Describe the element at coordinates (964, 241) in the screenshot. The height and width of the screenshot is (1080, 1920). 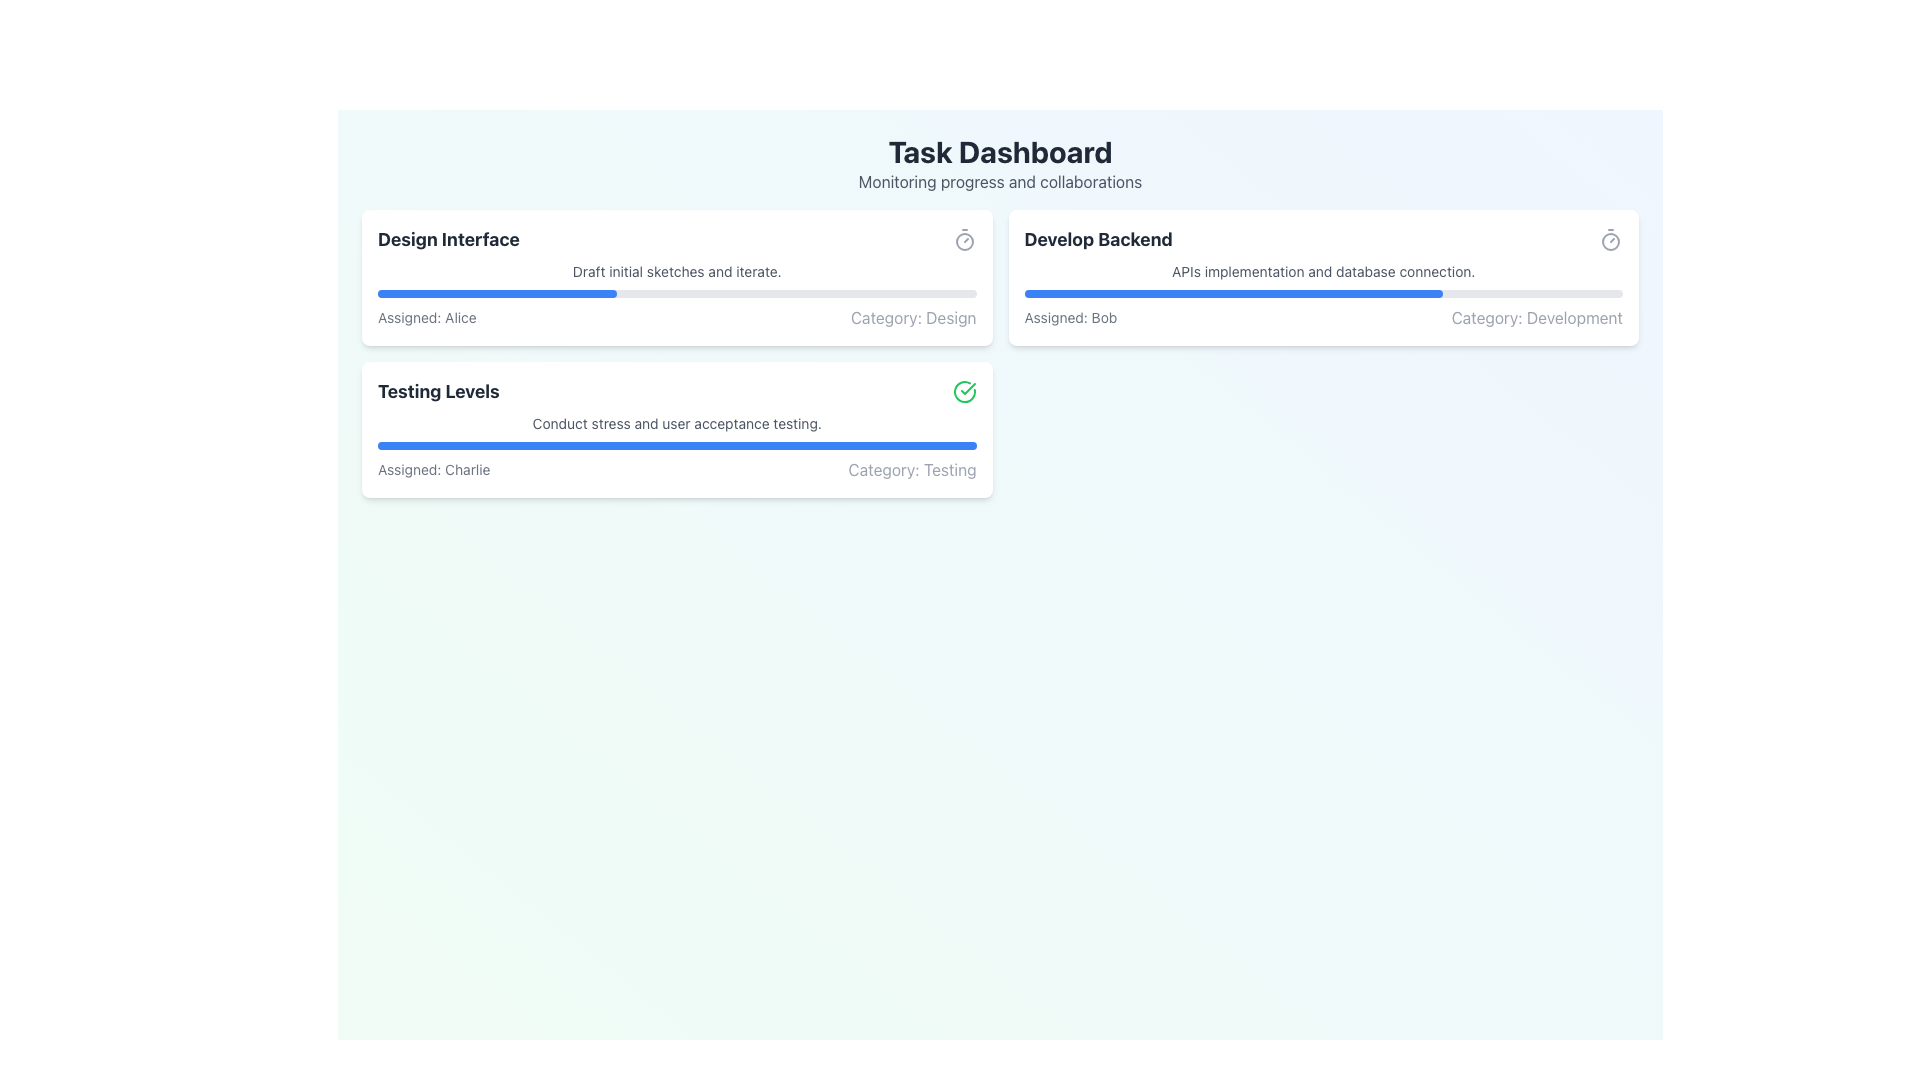
I see `the decorative SVG Circle that represents a part of the timer icon located in the upper-right corner of the 'Develop Backend' card on the dashboard` at that location.